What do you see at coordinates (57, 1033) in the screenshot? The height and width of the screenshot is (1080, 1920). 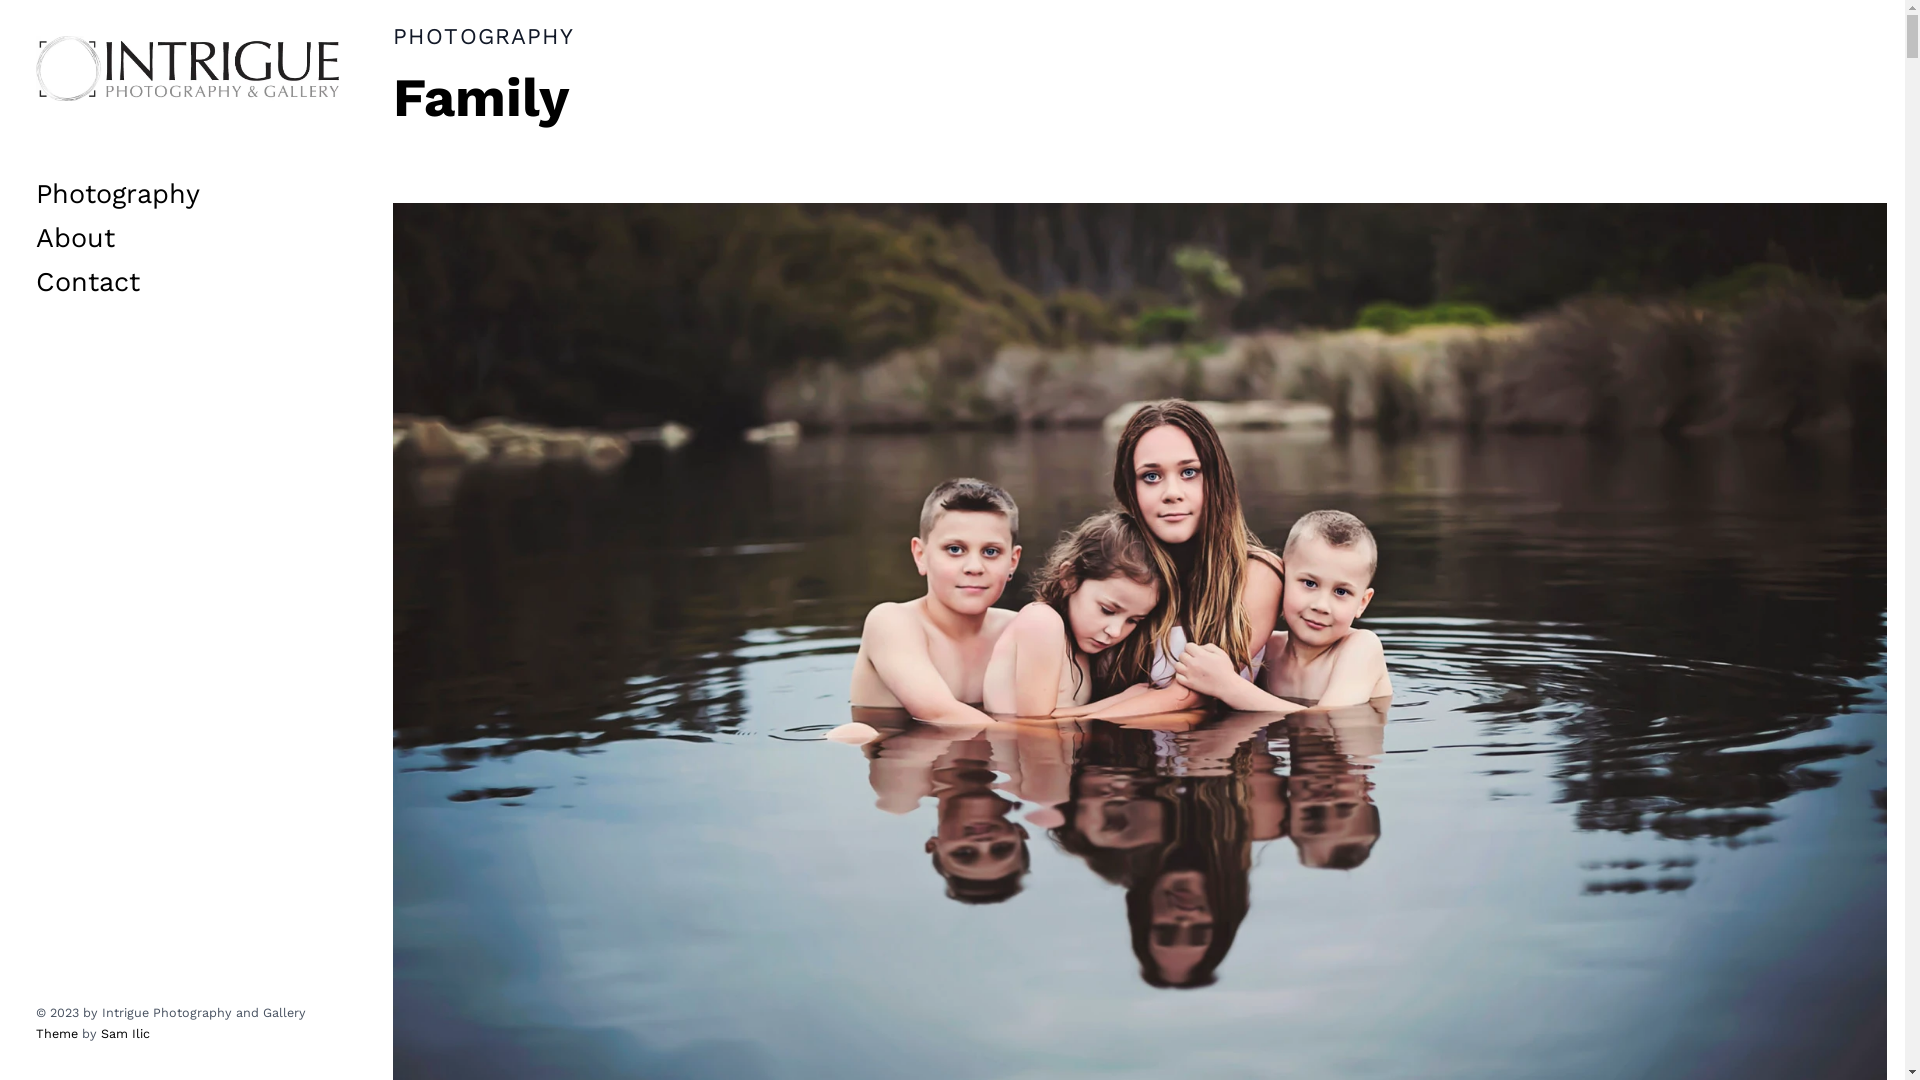 I see `'Theme'` at bounding box center [57, 1033].